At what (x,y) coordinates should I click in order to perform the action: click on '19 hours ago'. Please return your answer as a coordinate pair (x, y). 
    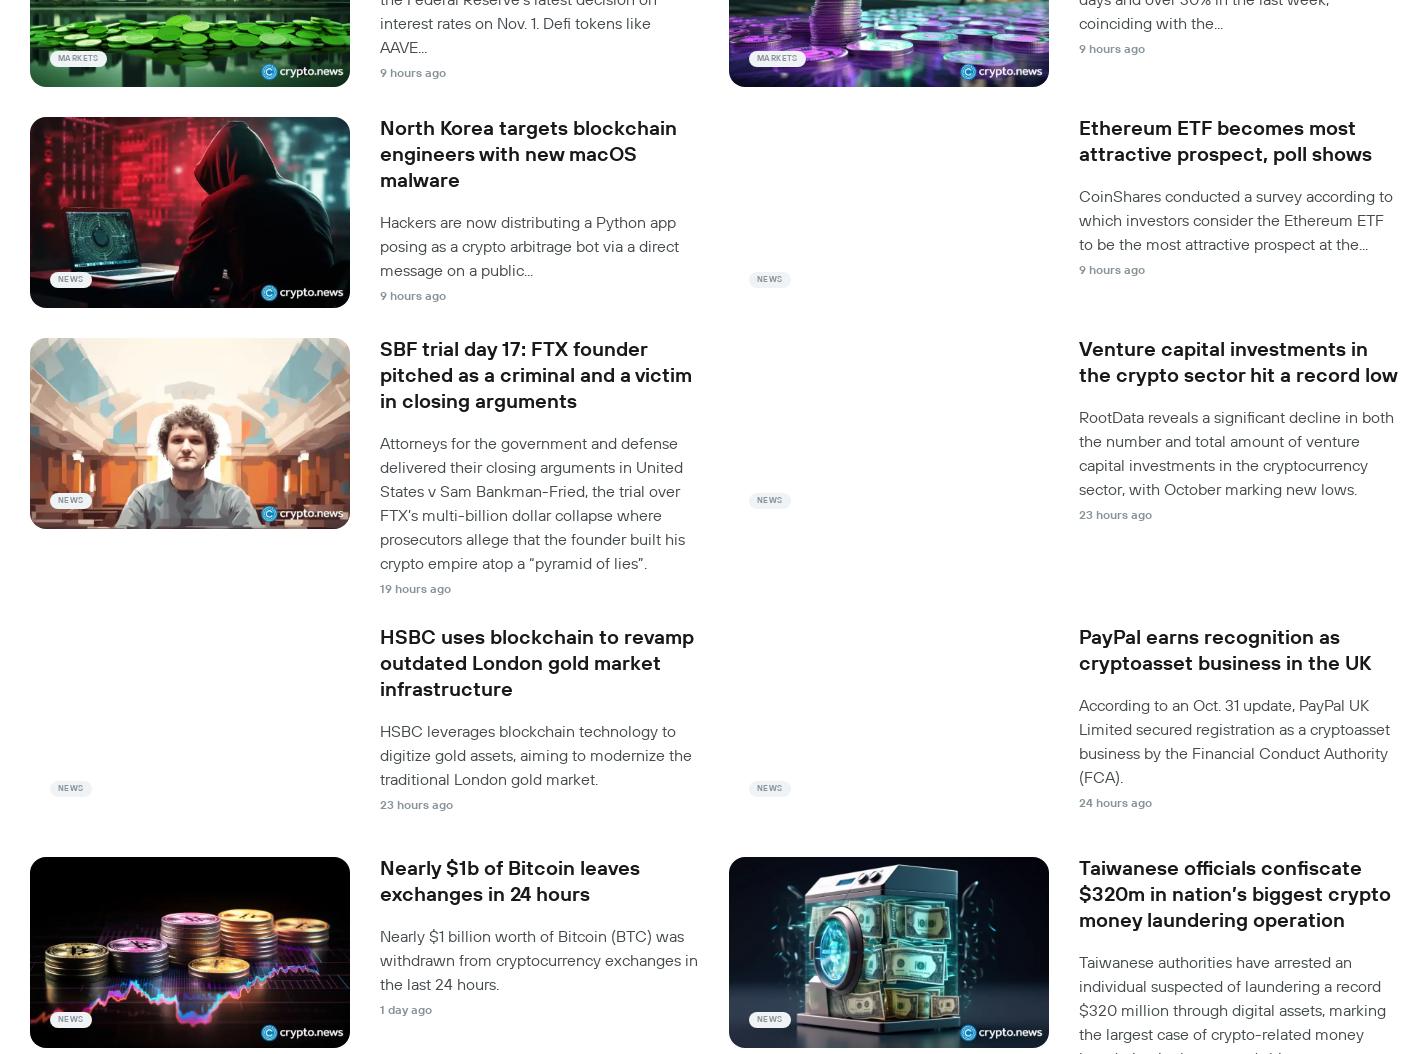
    Looking at the image, I should click on (415, 587).